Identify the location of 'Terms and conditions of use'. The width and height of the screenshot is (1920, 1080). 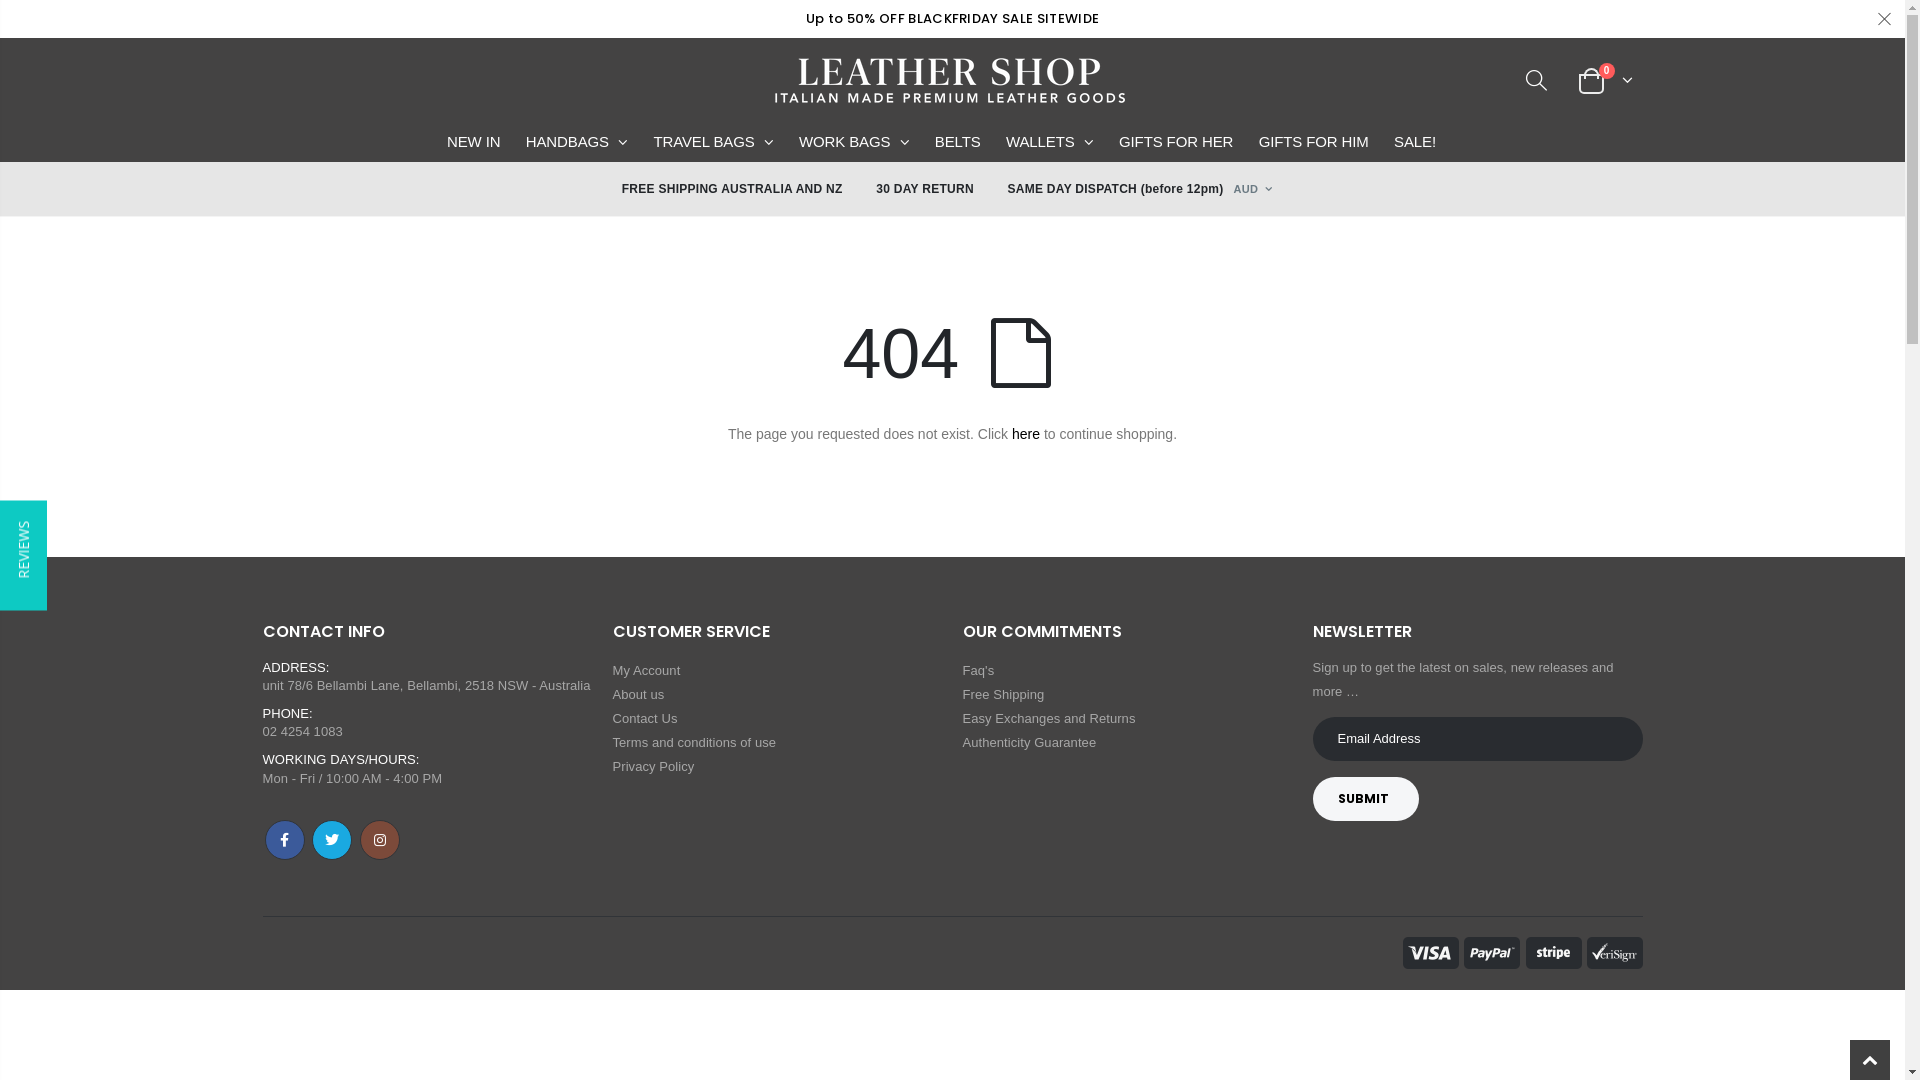
(694, 742).